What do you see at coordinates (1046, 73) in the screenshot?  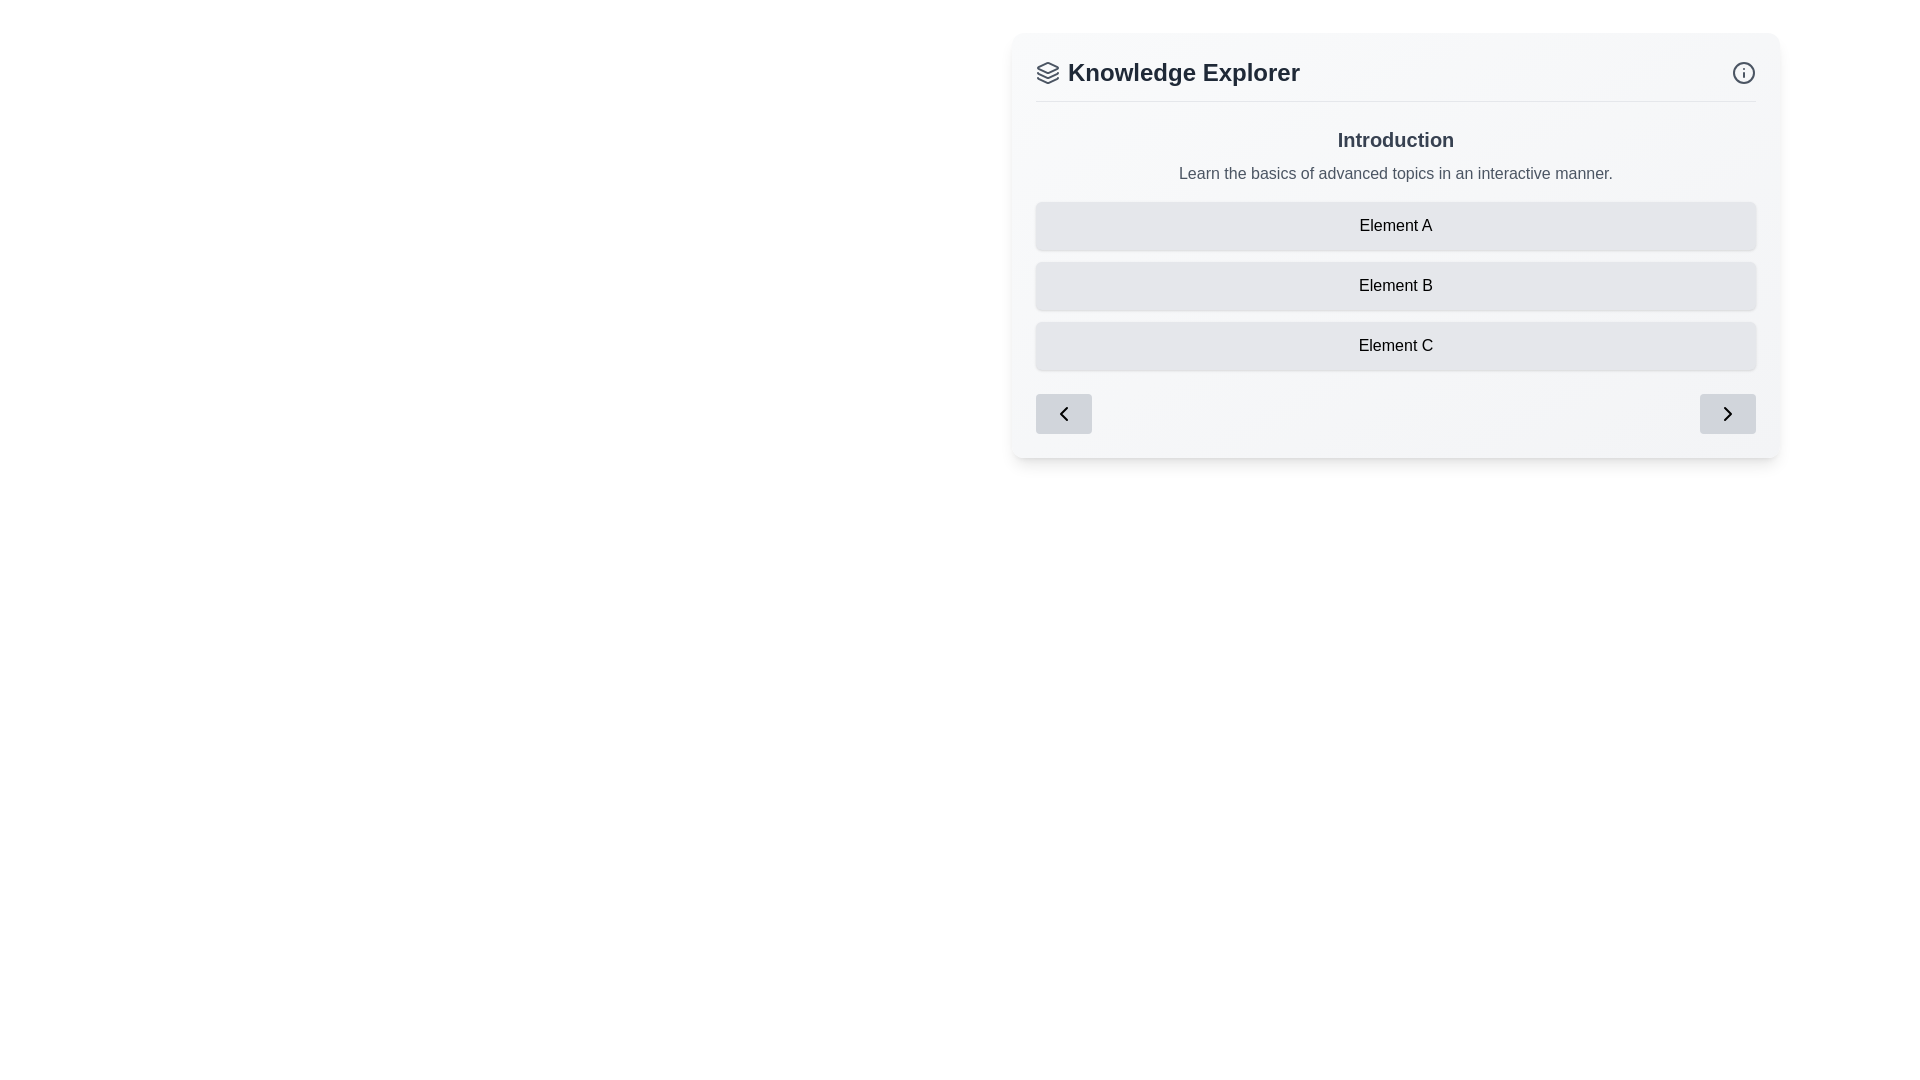 I see `the middle layer segment of a three-layer icon, characterized by a curved, triangular shape` at bounding box center [1046, 73].